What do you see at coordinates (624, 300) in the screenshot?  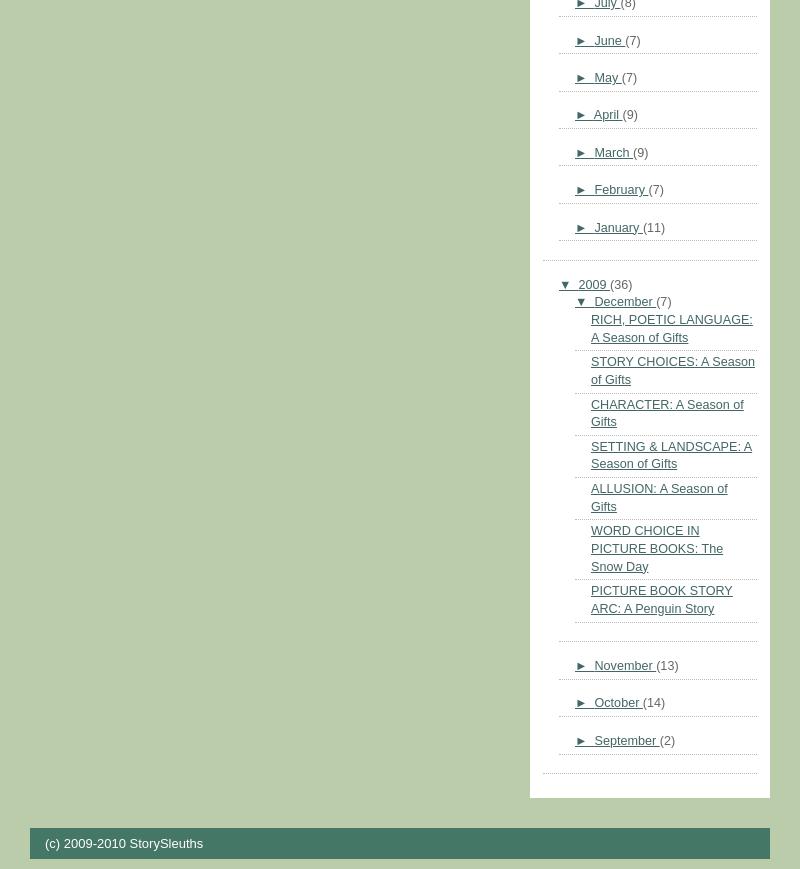 I see `'December'` at bounding box center [624, 300].